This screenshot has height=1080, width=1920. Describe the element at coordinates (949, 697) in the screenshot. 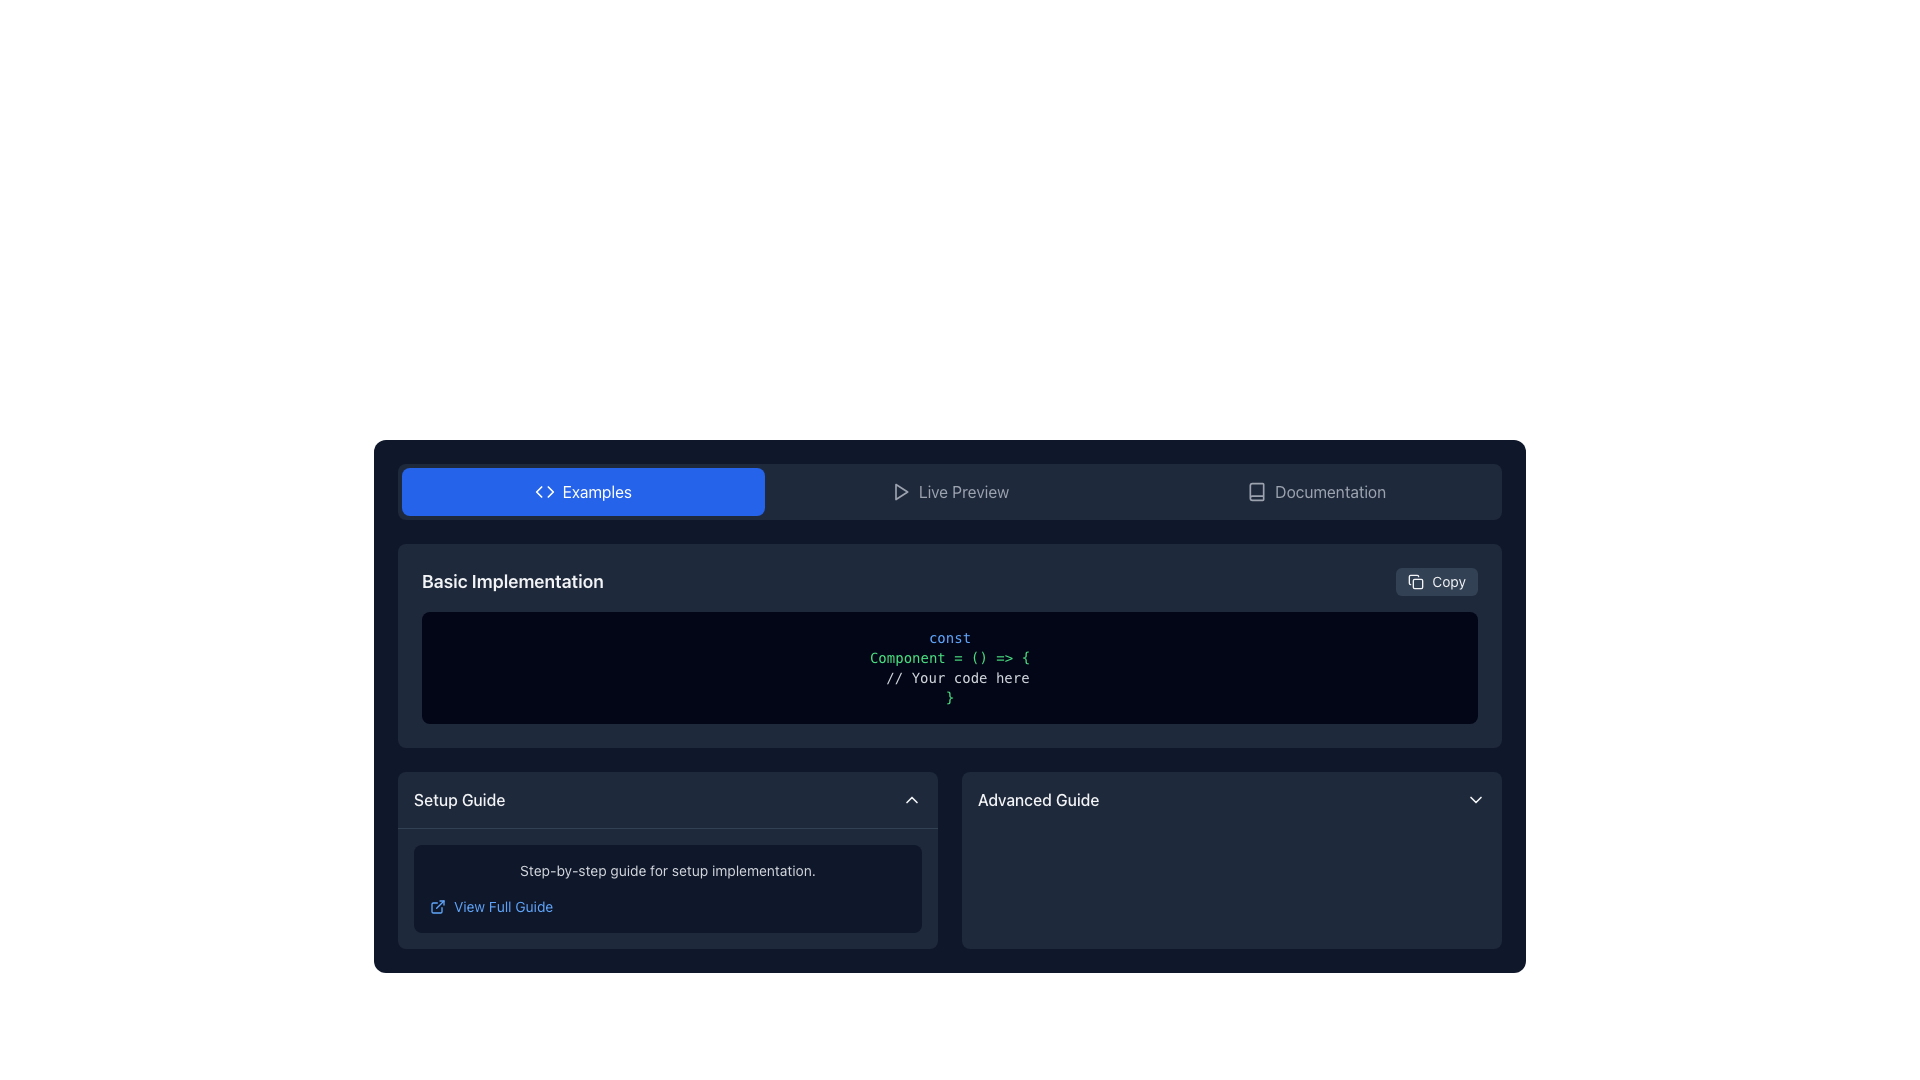

I see `the closing delimiter for a JavaScript function definition` at that location.